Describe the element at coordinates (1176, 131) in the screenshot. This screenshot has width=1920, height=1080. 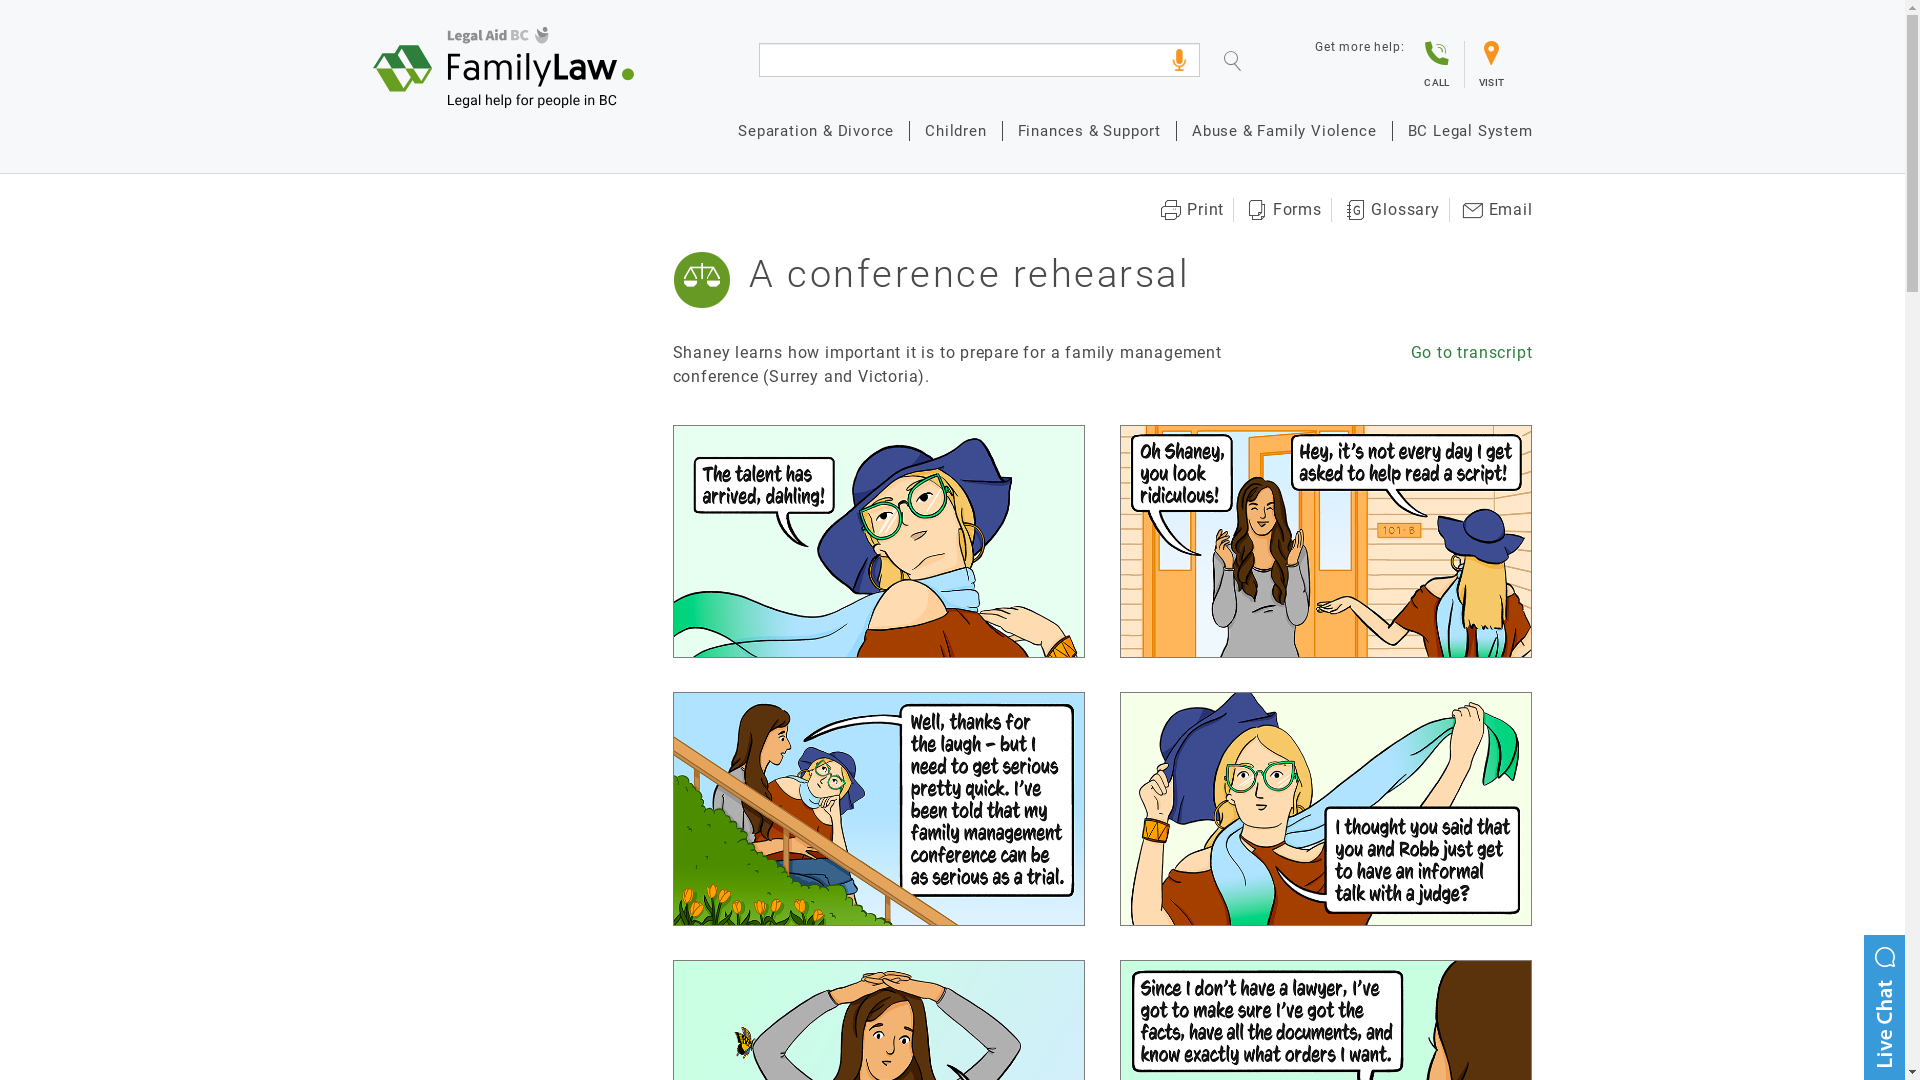
I see `'Abuse & Family Violence'` at that location.